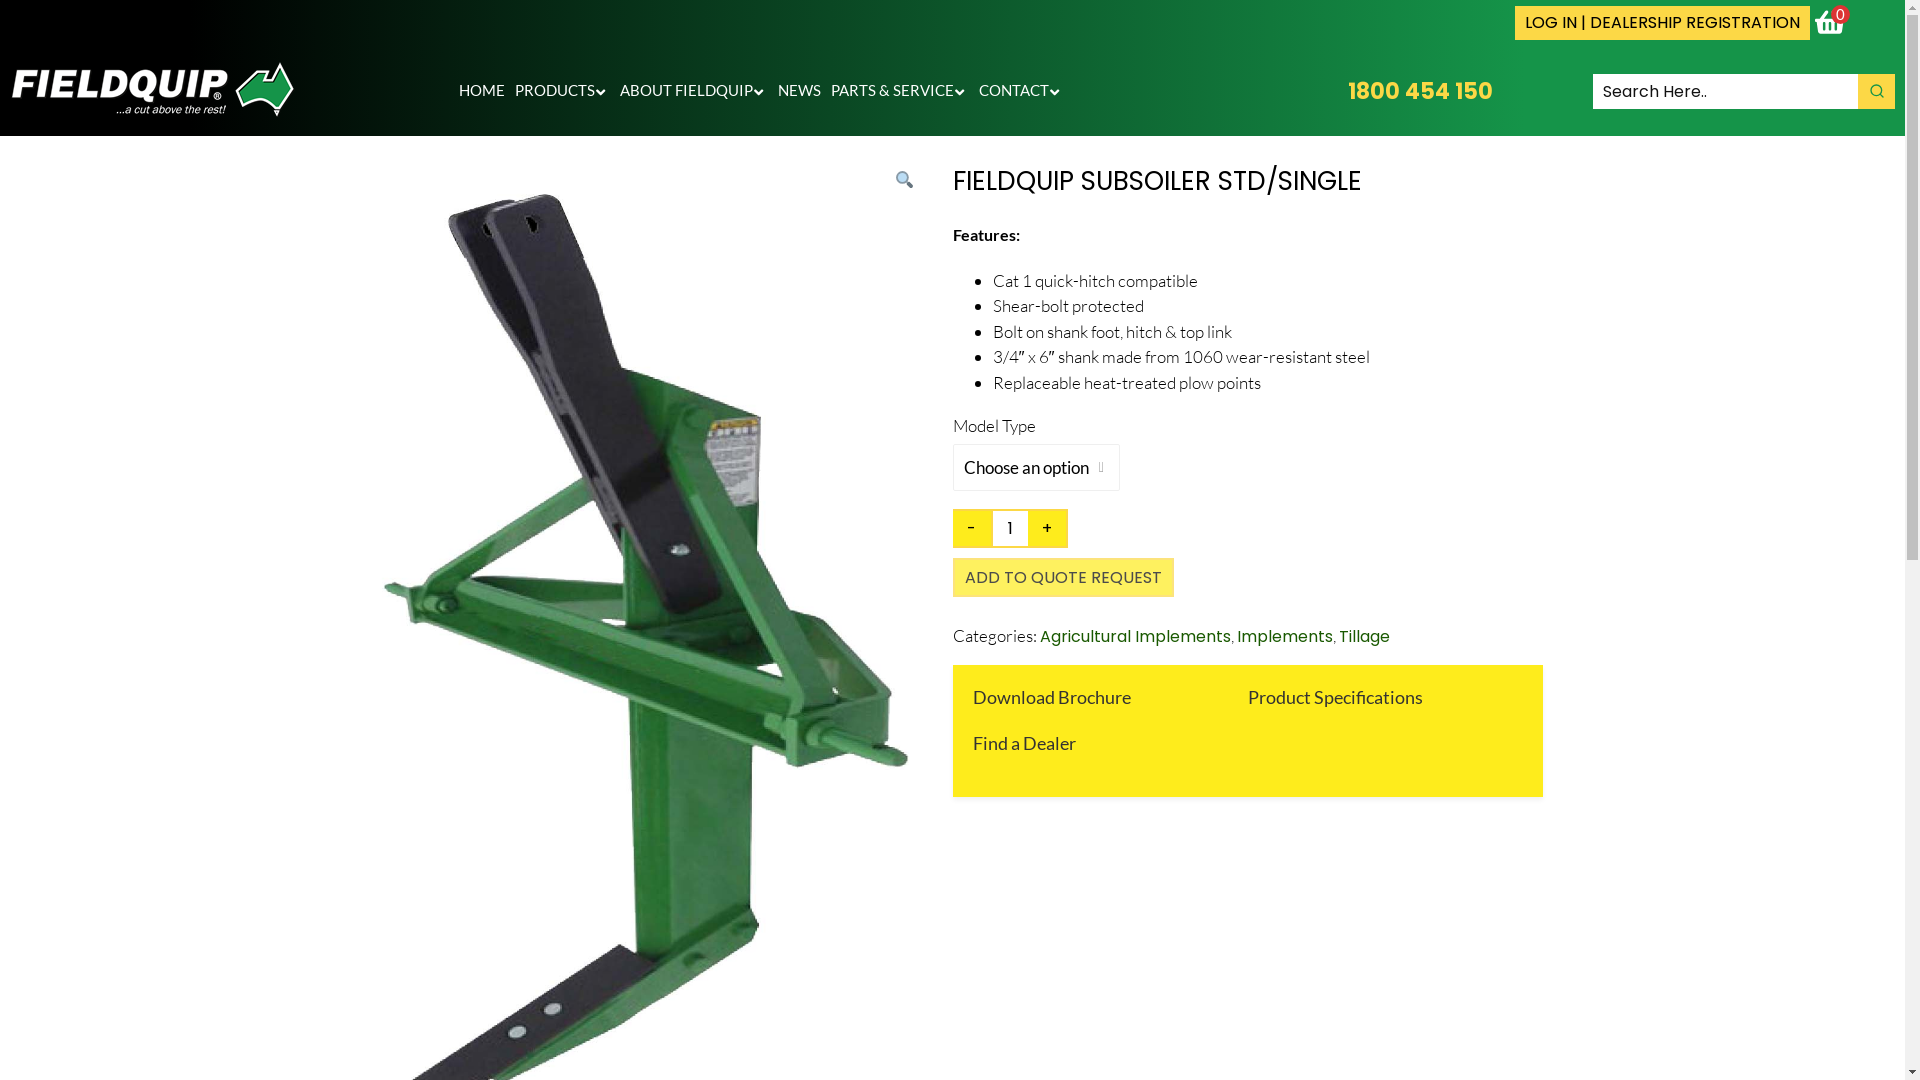 The image size is (1920, 1080). Describe the element at coordinates (972, 527) in the screenshot. I see `'-'` at that location.